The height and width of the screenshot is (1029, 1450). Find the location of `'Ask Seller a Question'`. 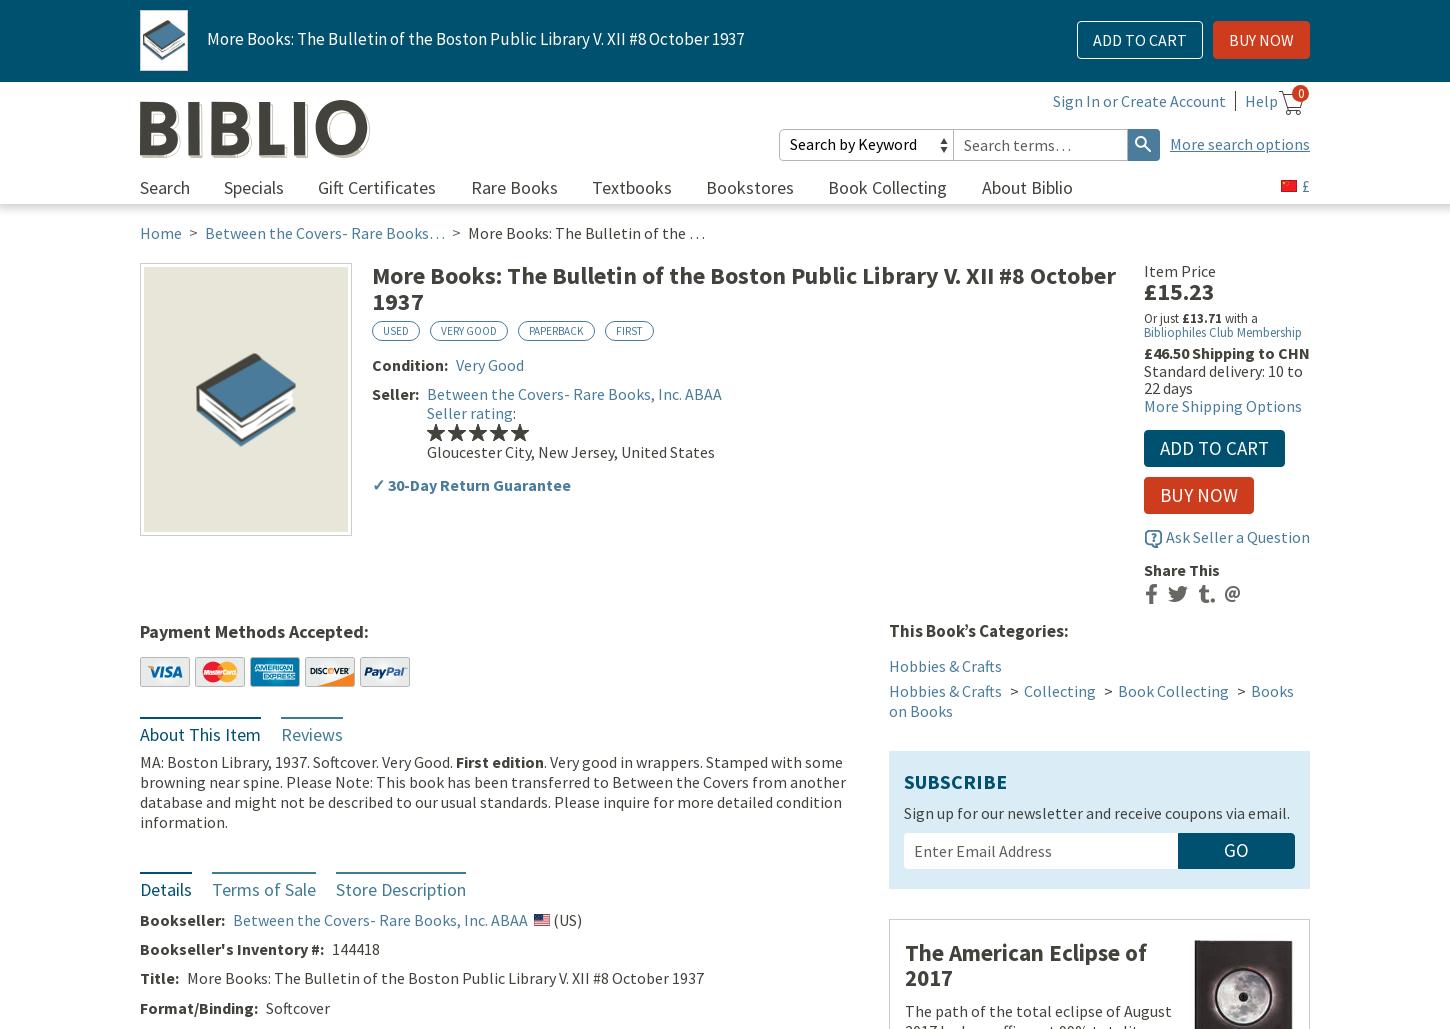

'Ask Seller a Question' is located at coordinates (1238, 537).